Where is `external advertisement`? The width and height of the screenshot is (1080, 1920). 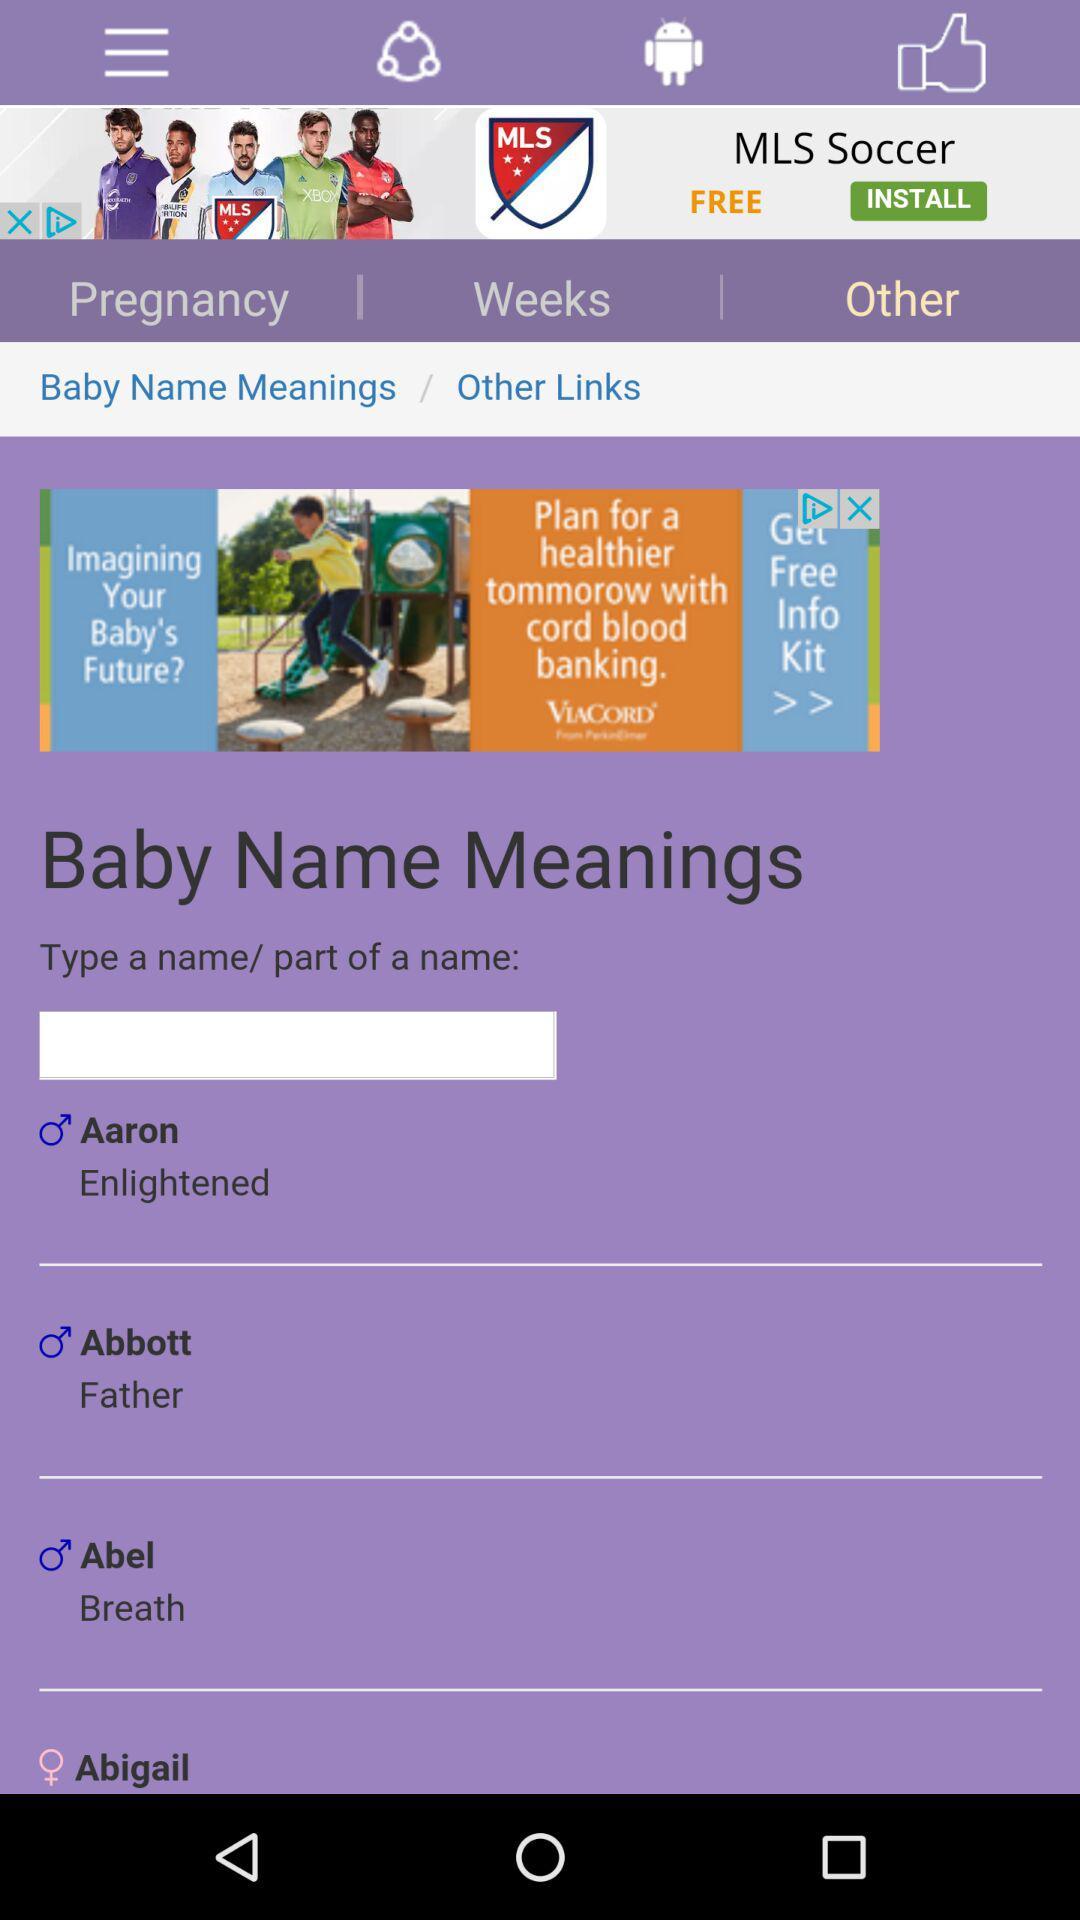
external advertisement is located at coordinates (540, 173).